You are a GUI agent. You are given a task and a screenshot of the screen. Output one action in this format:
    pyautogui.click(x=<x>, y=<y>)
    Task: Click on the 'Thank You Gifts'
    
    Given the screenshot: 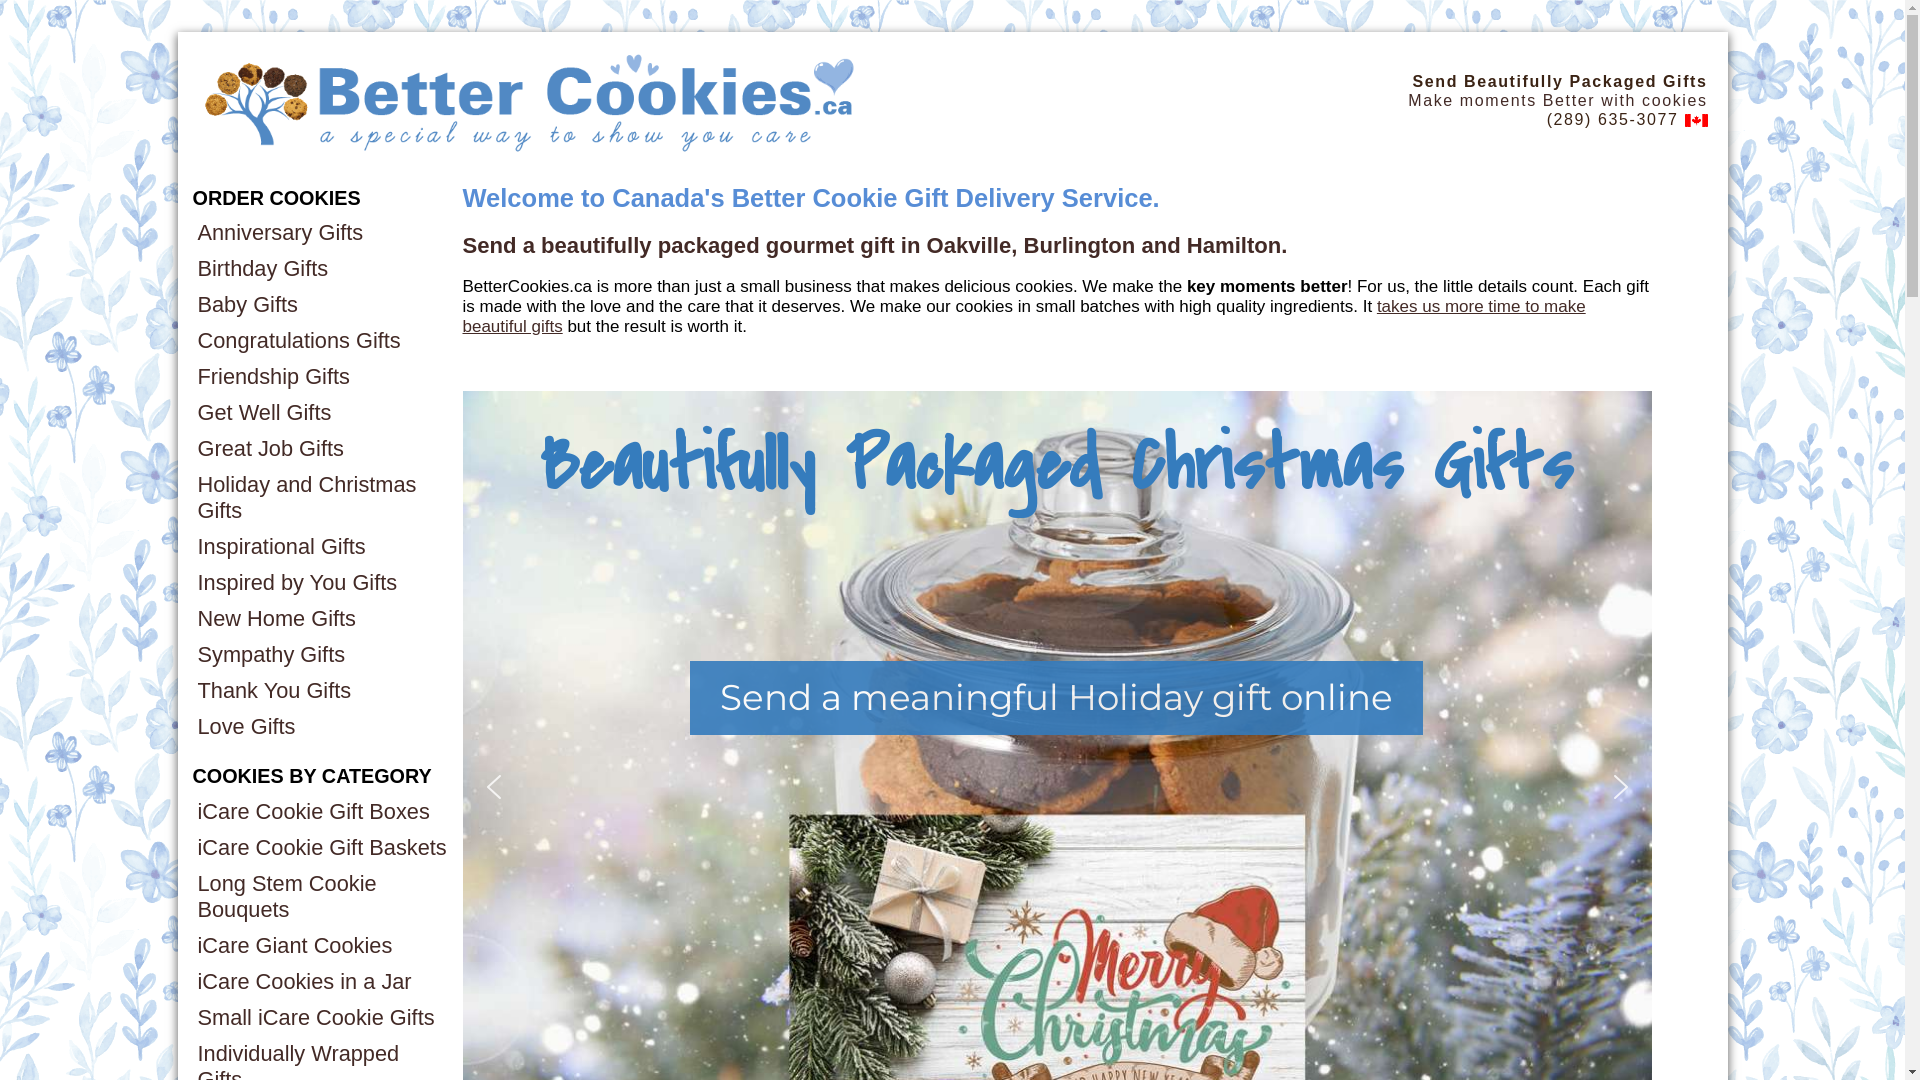 What is the action you would take?
    pyautogui.click(x=321, y=689)
    